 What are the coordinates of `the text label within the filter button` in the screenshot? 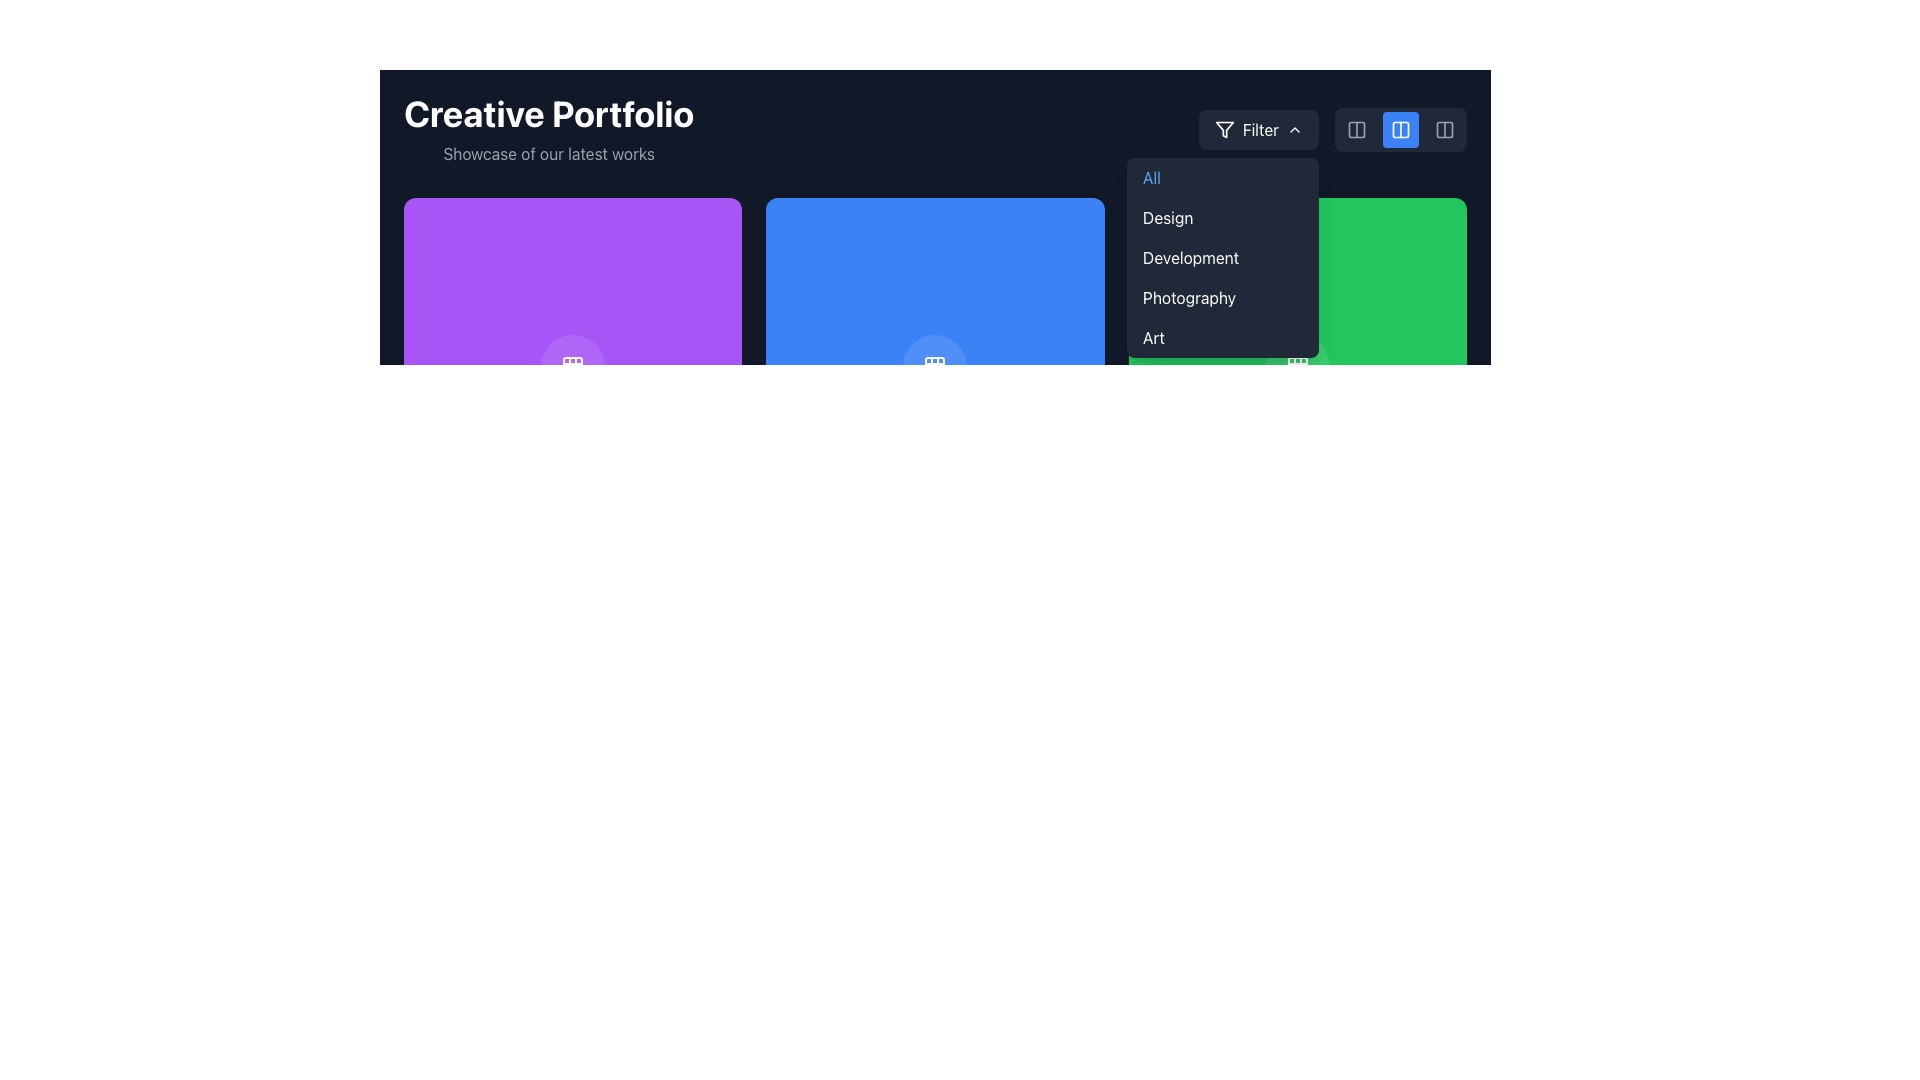 It's located at (1259, 130).